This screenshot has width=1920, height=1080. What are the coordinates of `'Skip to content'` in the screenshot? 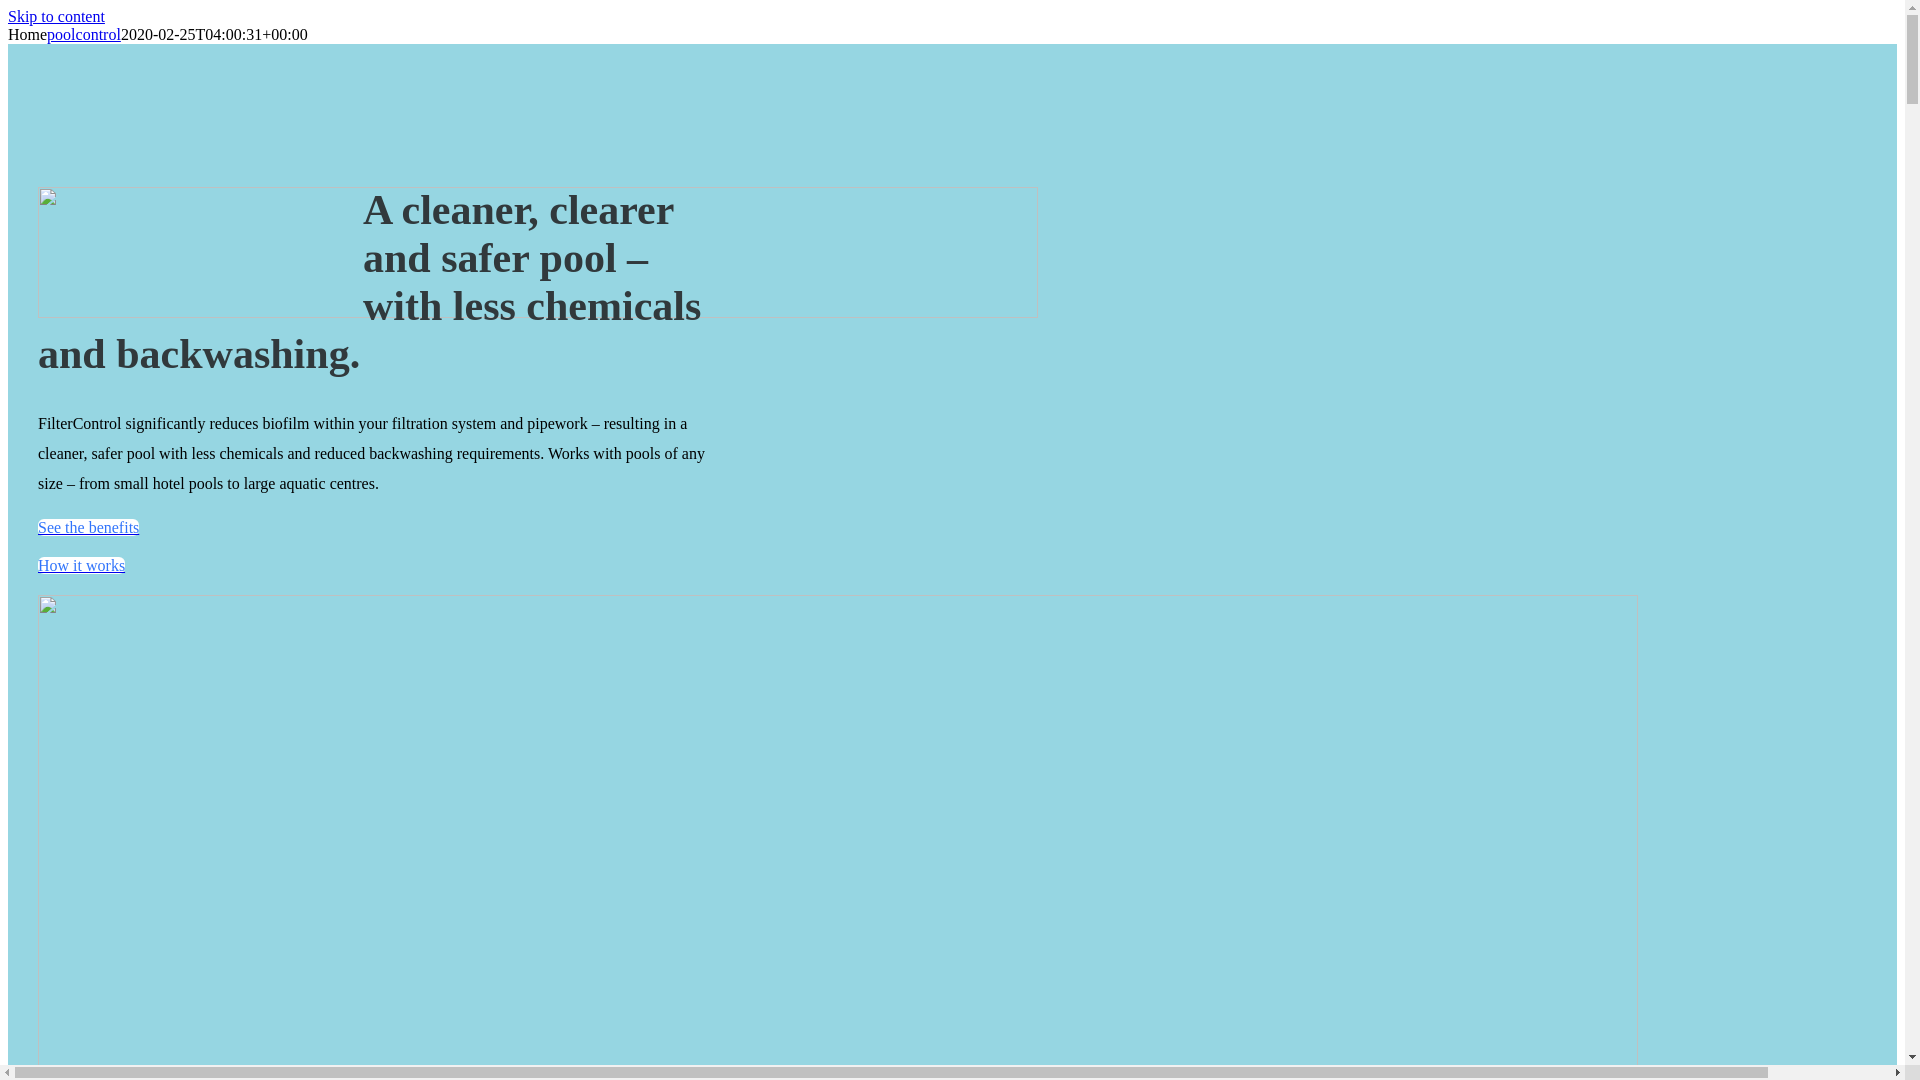 It's located at (56, 16).